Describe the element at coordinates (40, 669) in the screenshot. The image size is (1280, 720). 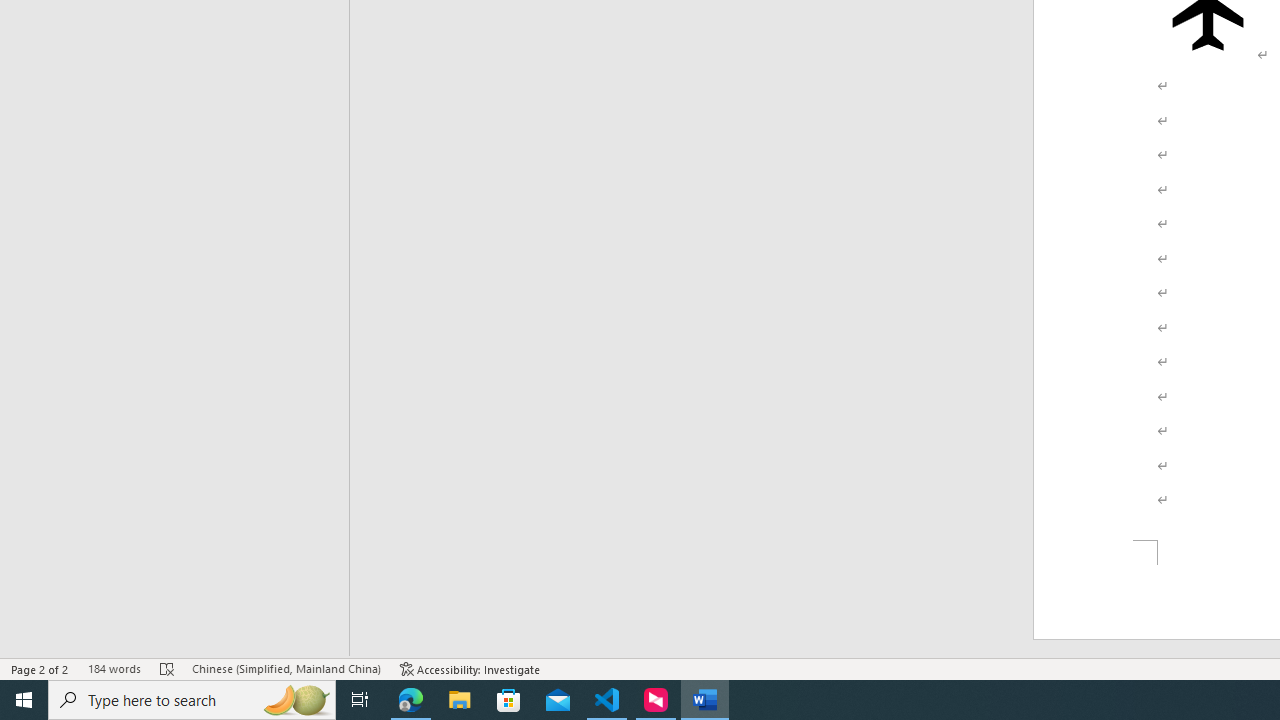
I see `'Page Number Page 2 of 2'` at that location.